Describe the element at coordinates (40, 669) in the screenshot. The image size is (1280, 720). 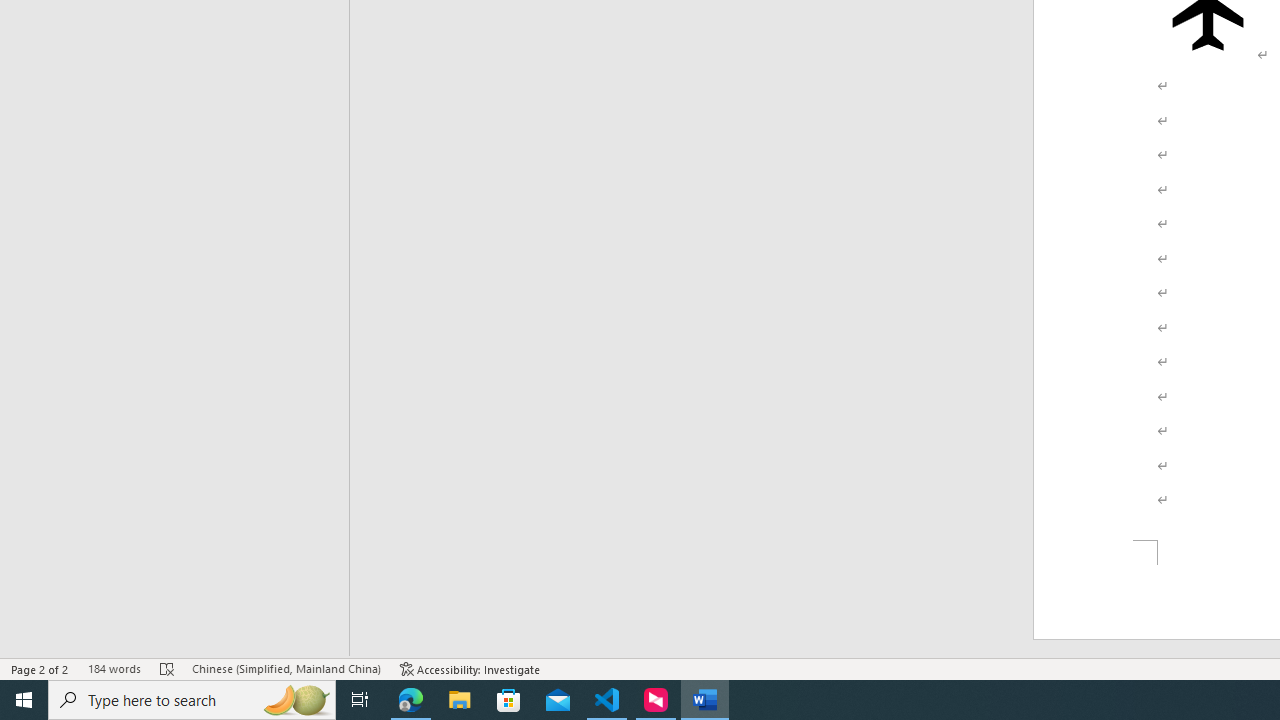
I see `'Page Number Page 2 of 2'` at that location.